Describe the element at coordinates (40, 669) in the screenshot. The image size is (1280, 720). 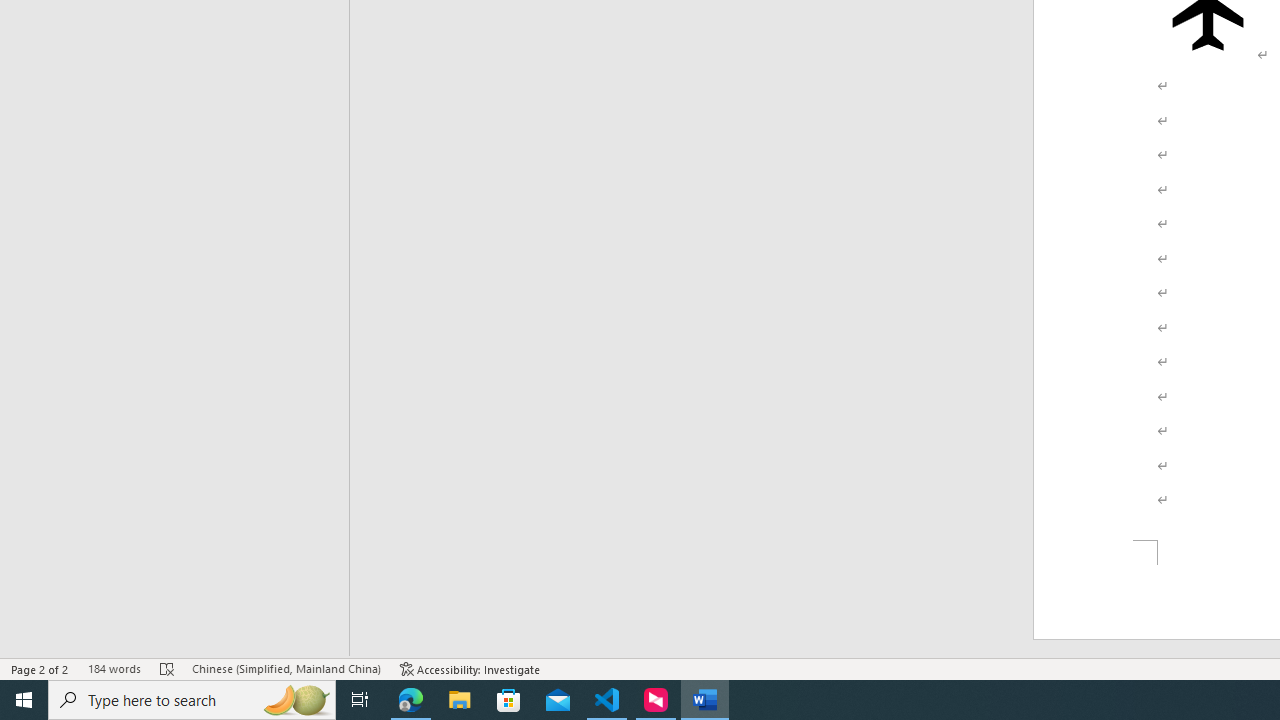
I see `'Page Number Page 2 of 2'` at that location.